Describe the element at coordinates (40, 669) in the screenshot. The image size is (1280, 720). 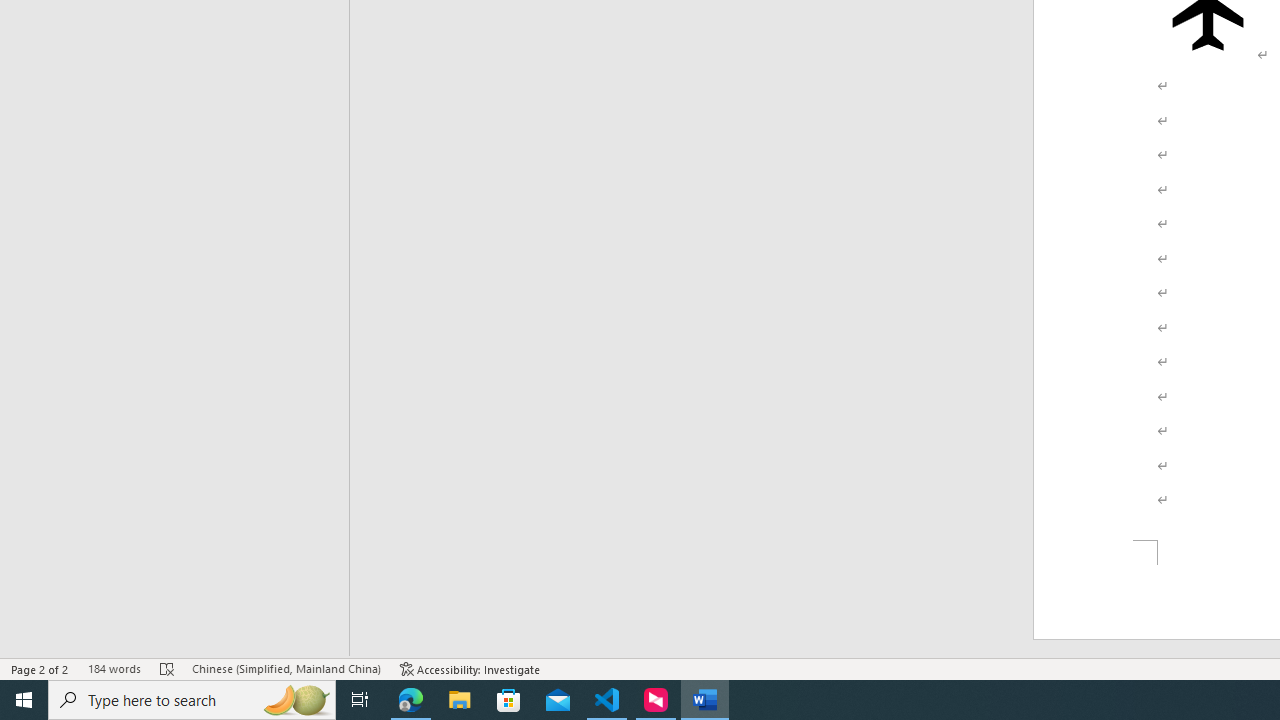
I see `'Page Number Page 2 of 2'` at that location.